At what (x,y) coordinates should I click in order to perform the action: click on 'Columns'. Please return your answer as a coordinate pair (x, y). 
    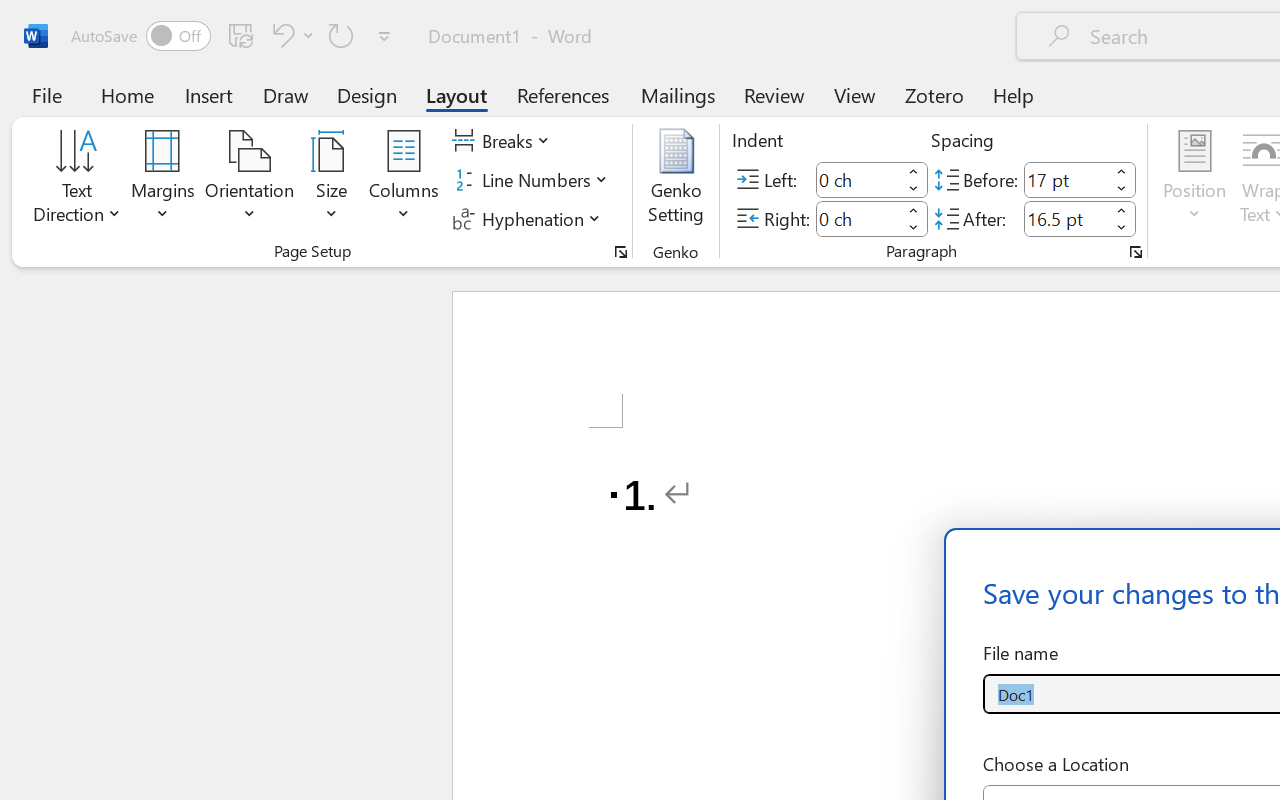
    Looking at the image, I should click on (403, 179).